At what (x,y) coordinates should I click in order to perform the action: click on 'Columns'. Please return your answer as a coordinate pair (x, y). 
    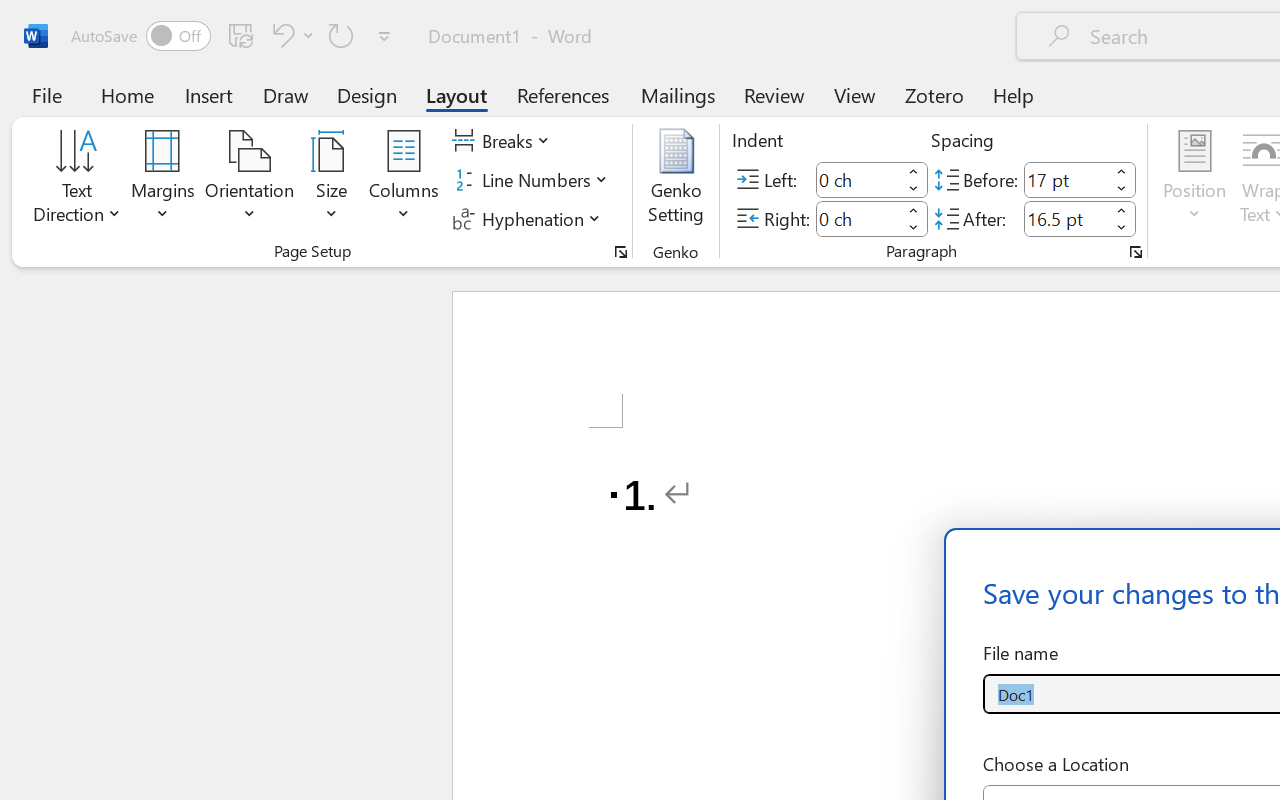
    Looking at the image, I should click on (403, 179).